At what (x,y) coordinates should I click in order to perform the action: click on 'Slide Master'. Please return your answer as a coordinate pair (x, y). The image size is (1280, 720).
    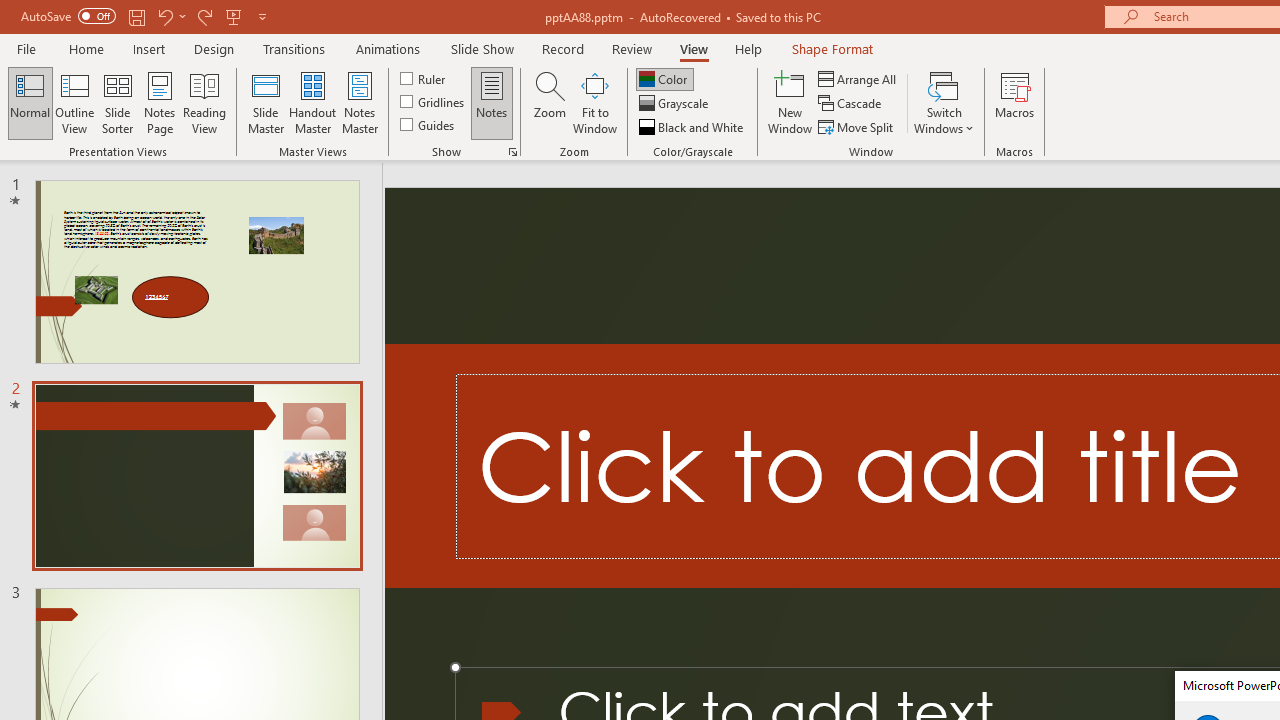
    Looking at the image, I should click on (264, 103).